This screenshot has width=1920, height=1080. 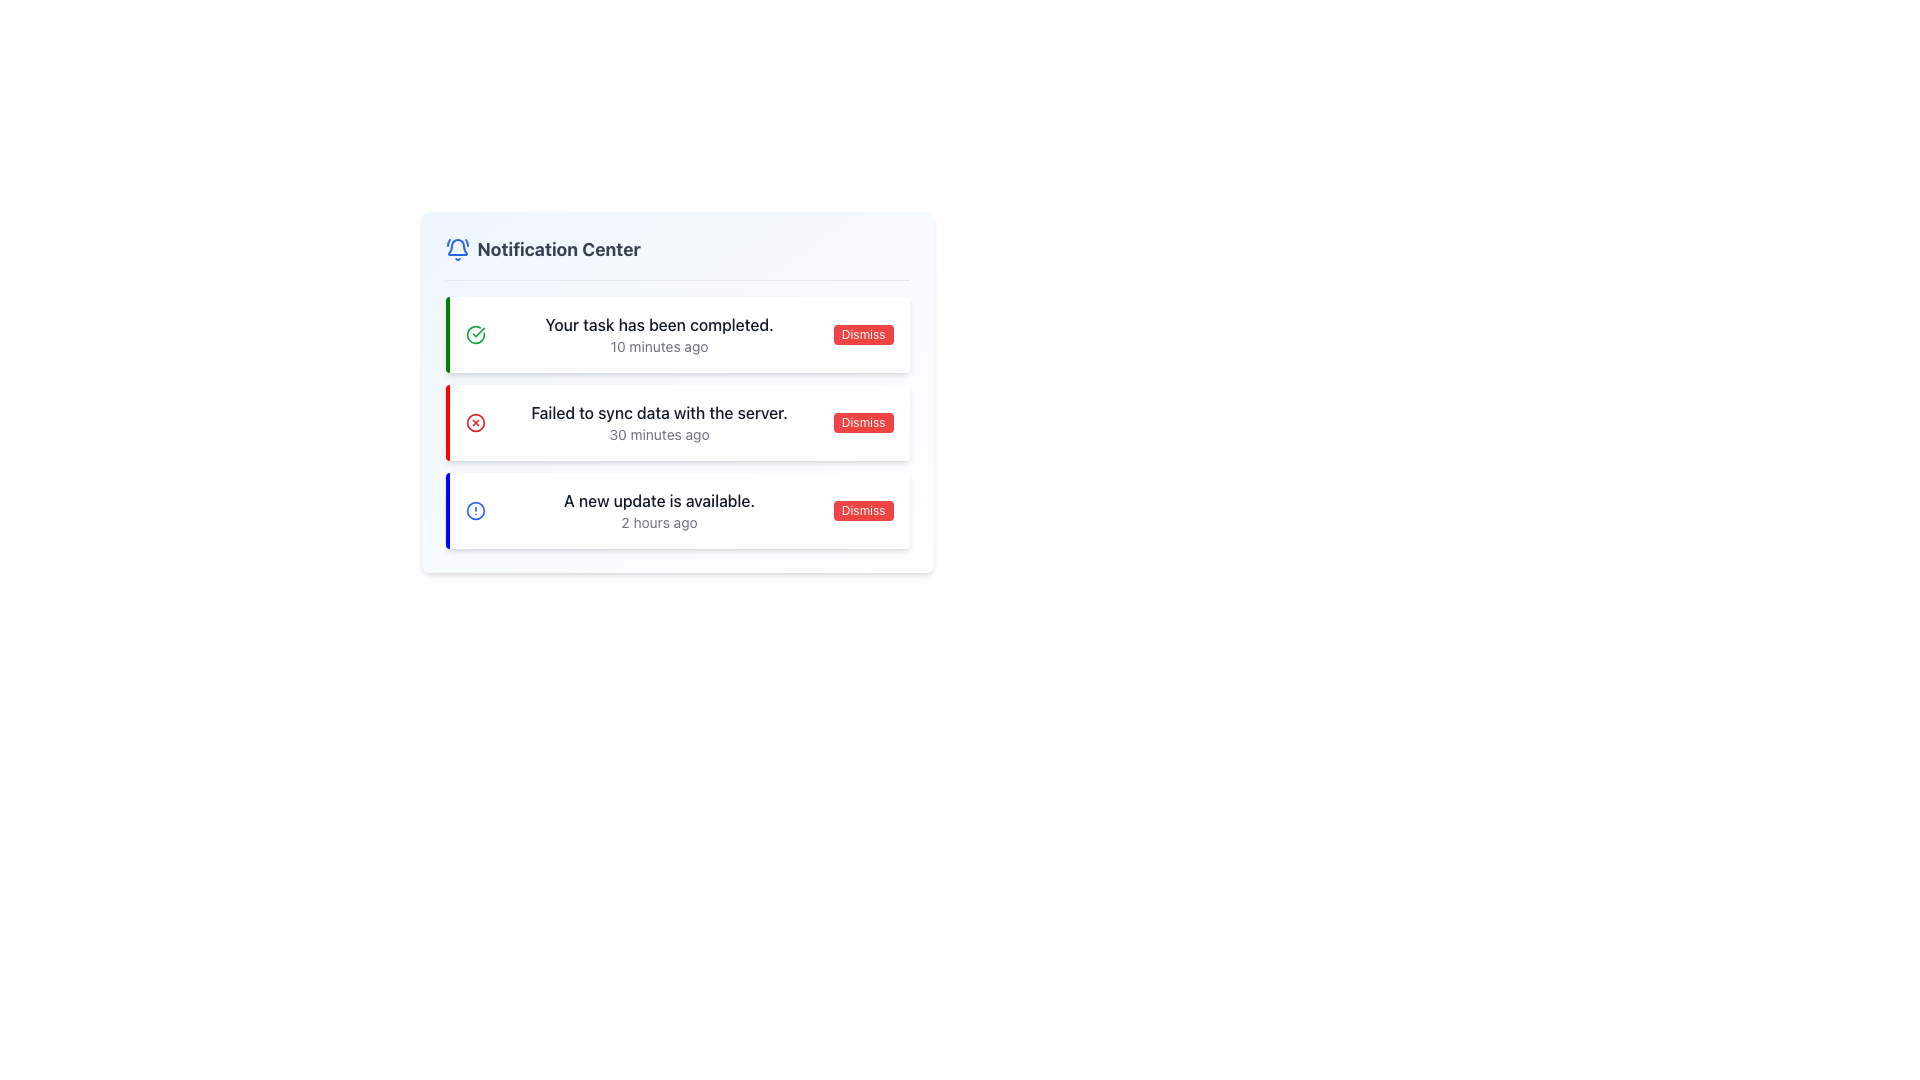 I want to click on the text label that indicates the successful completion of a task, located in the notification card above the timestamp '10 minutes ago.', so click(x=659, y=323).